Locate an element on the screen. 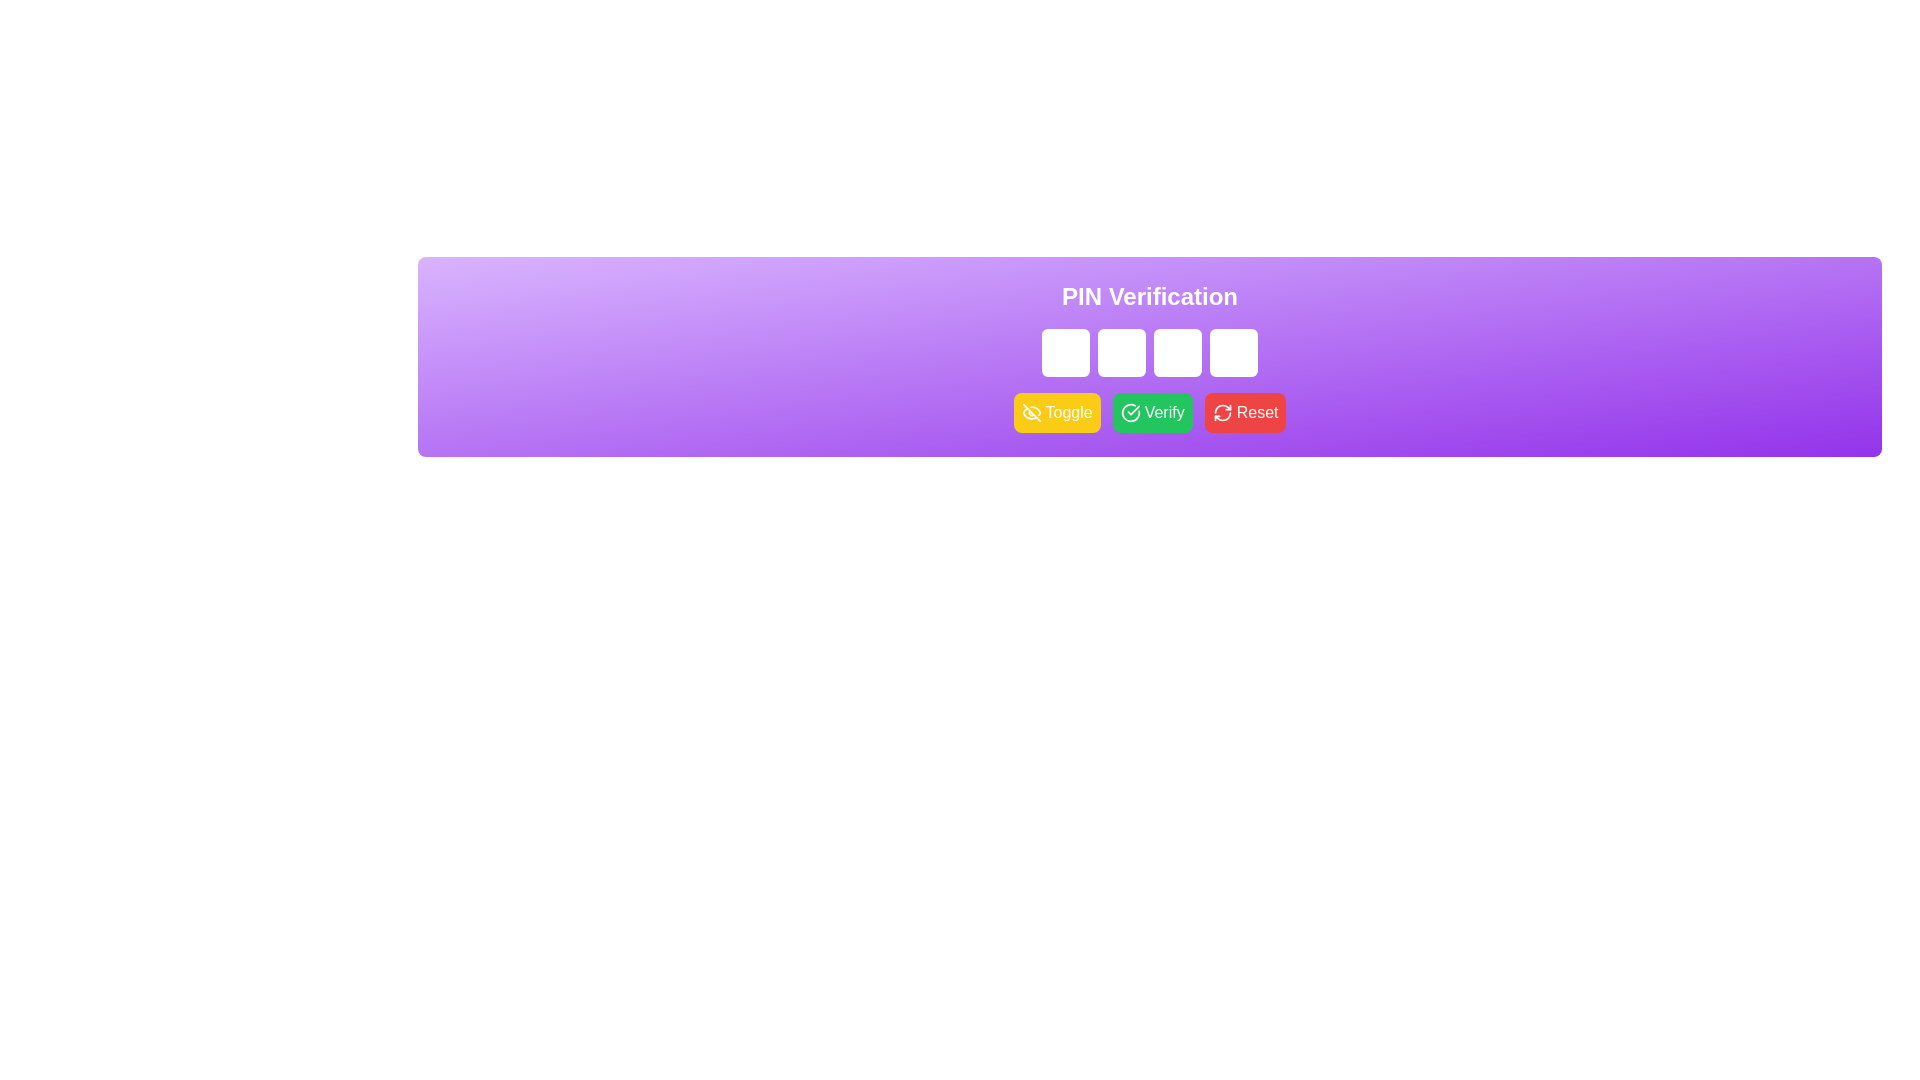 This screenshot has height=1080, width=1920. the reset button located in the bottom-right section containing the PIN input fields, which includes an icon serving as a visual indicator of the reset action is located at coordinates (1221, 411).